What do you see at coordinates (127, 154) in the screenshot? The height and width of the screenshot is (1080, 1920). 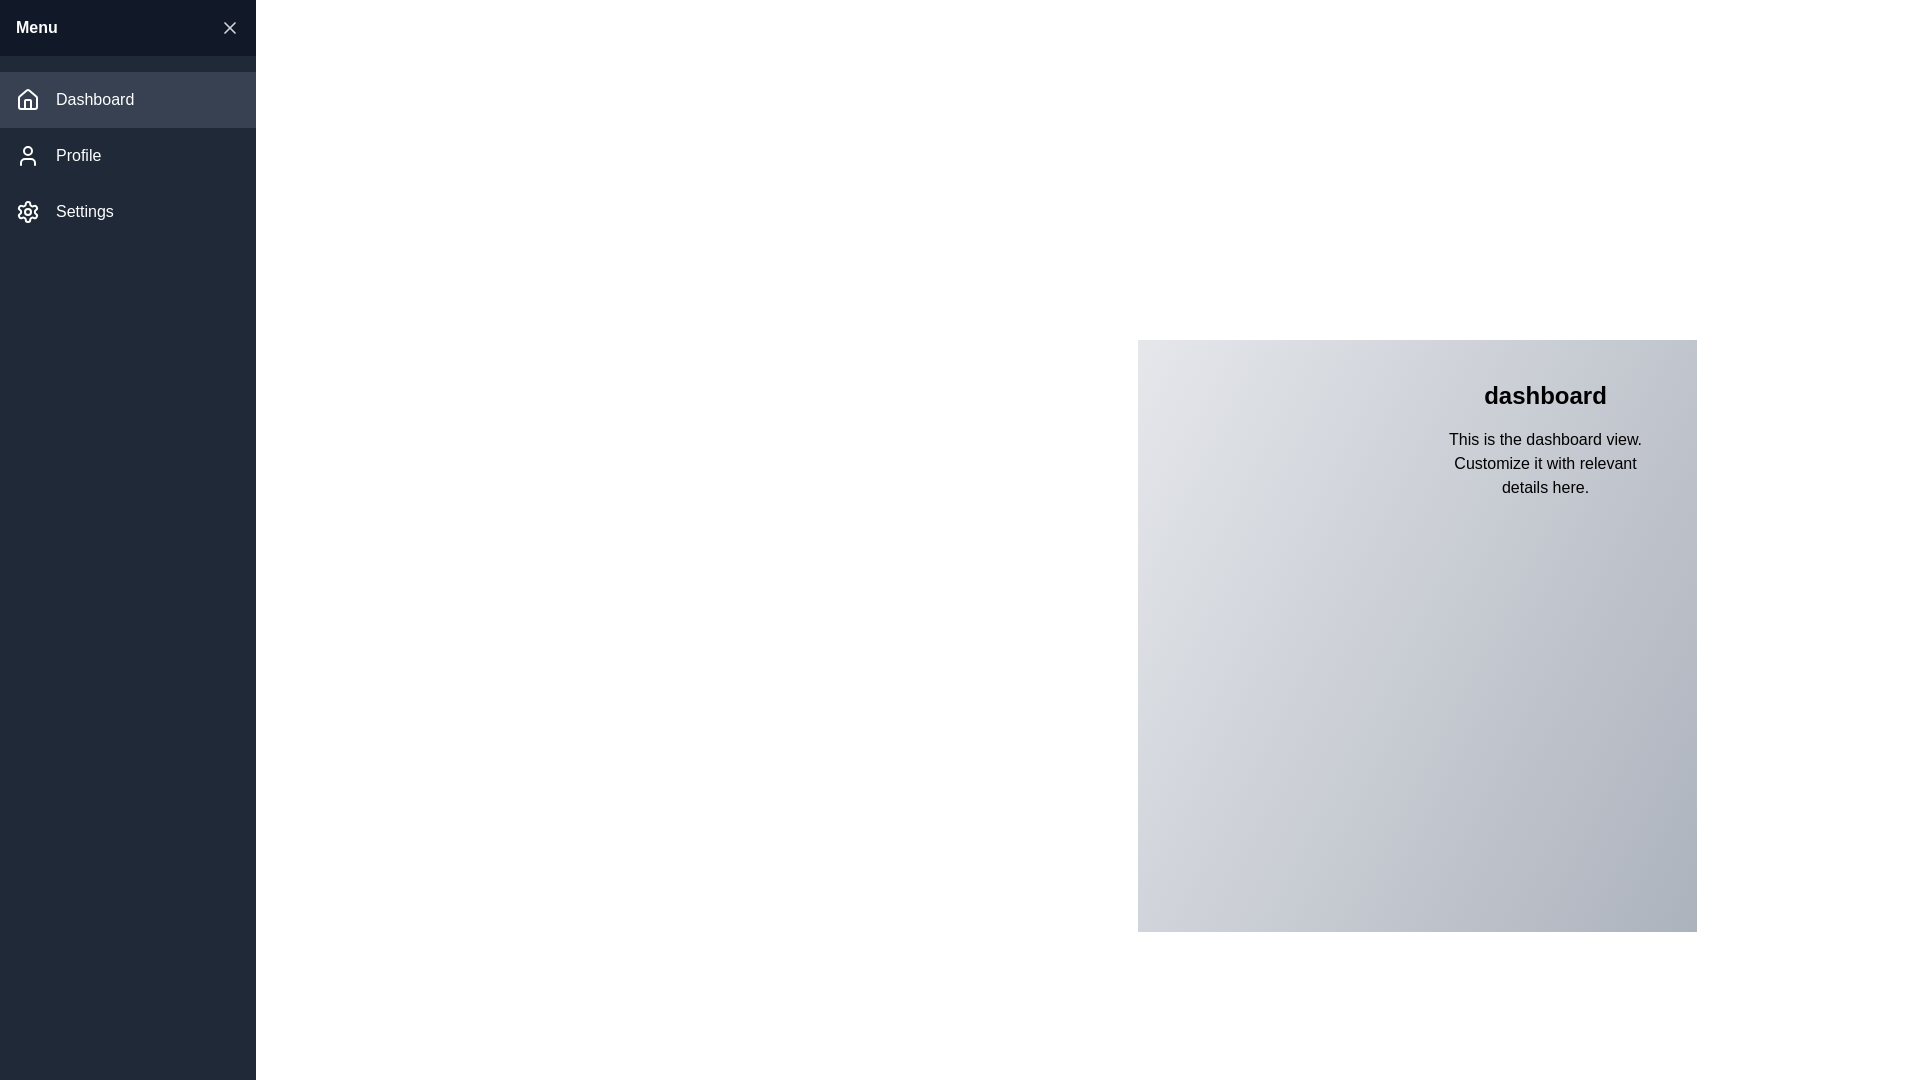 I see `the menu item Profile in the sidebar` at bounding box center [127, 154].